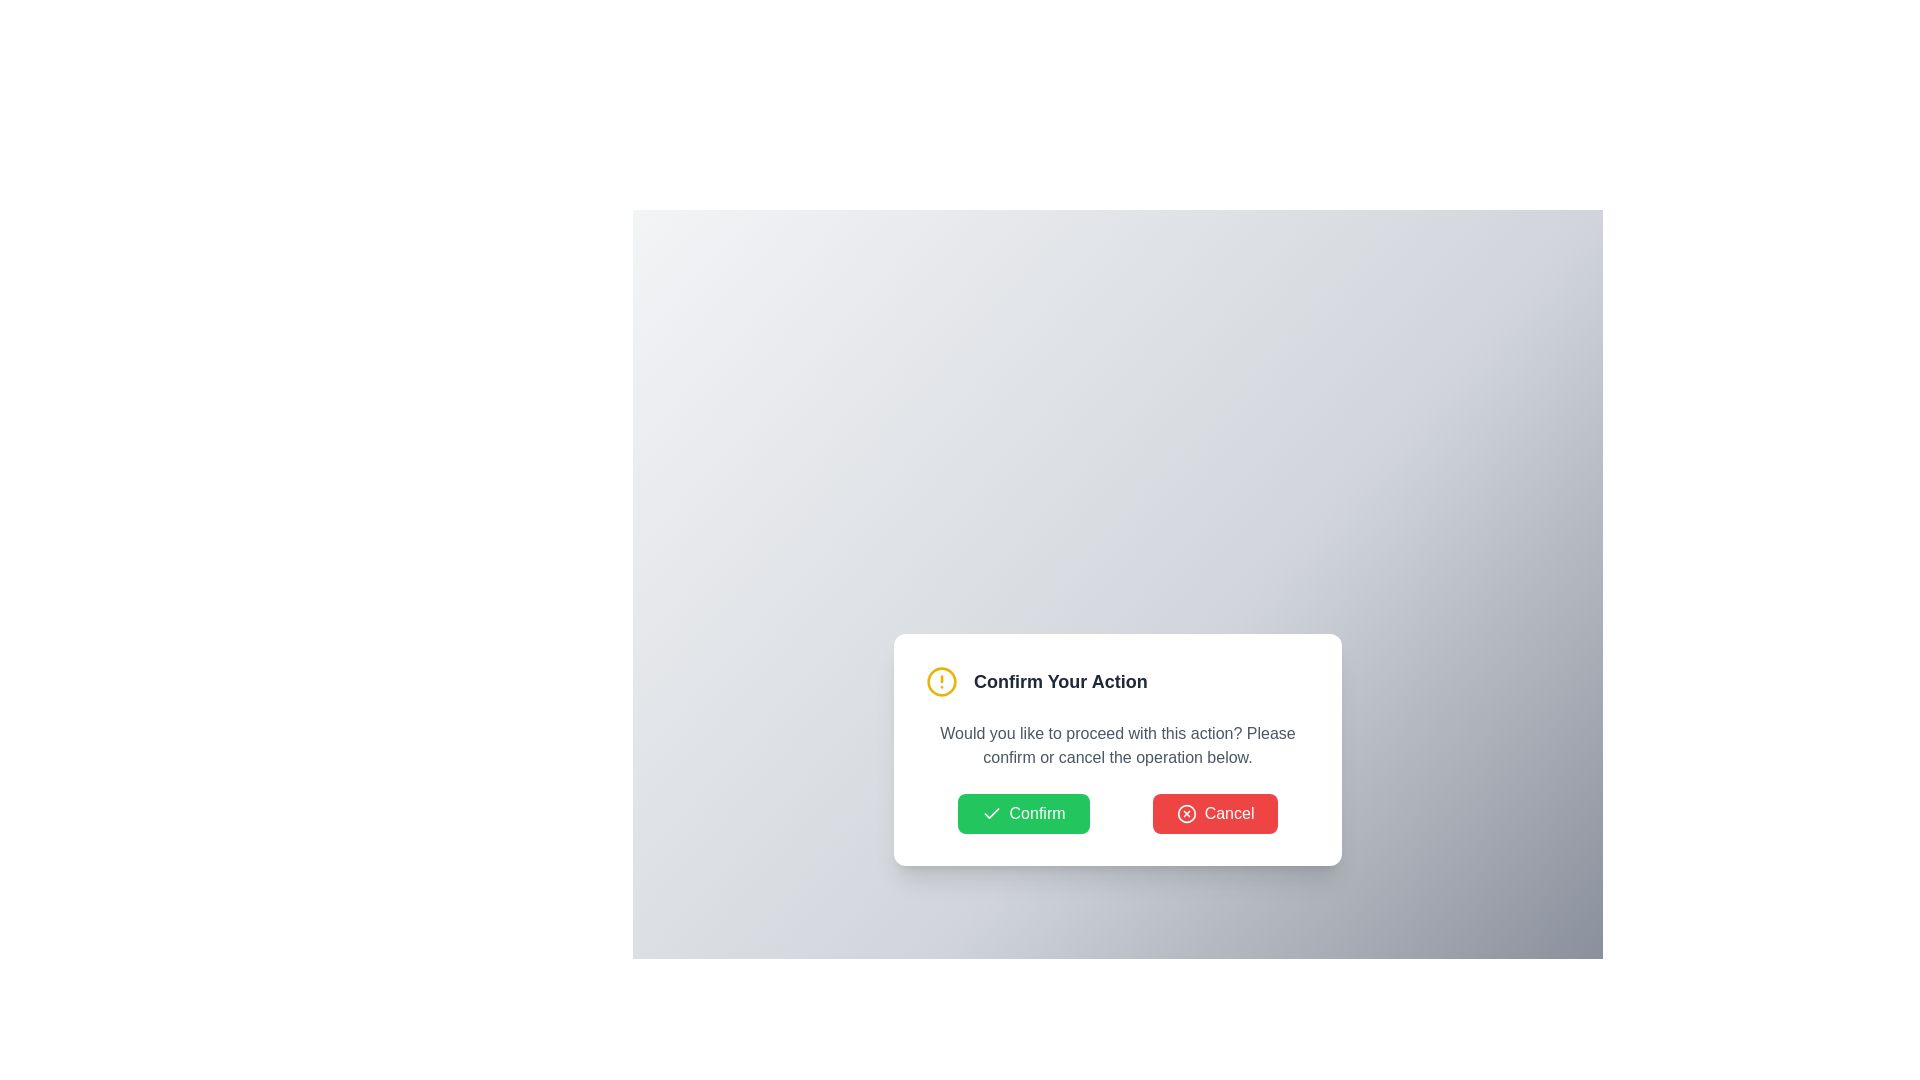 This screenshot has height=1080, width=1920. What do you see at coordinates (1117, 745) in the screenshot?
I see `the static text element that provides instructions to the user, located directly under the title header and above the confirmation and cancellation buttons` at bounding box center [1117, 745].